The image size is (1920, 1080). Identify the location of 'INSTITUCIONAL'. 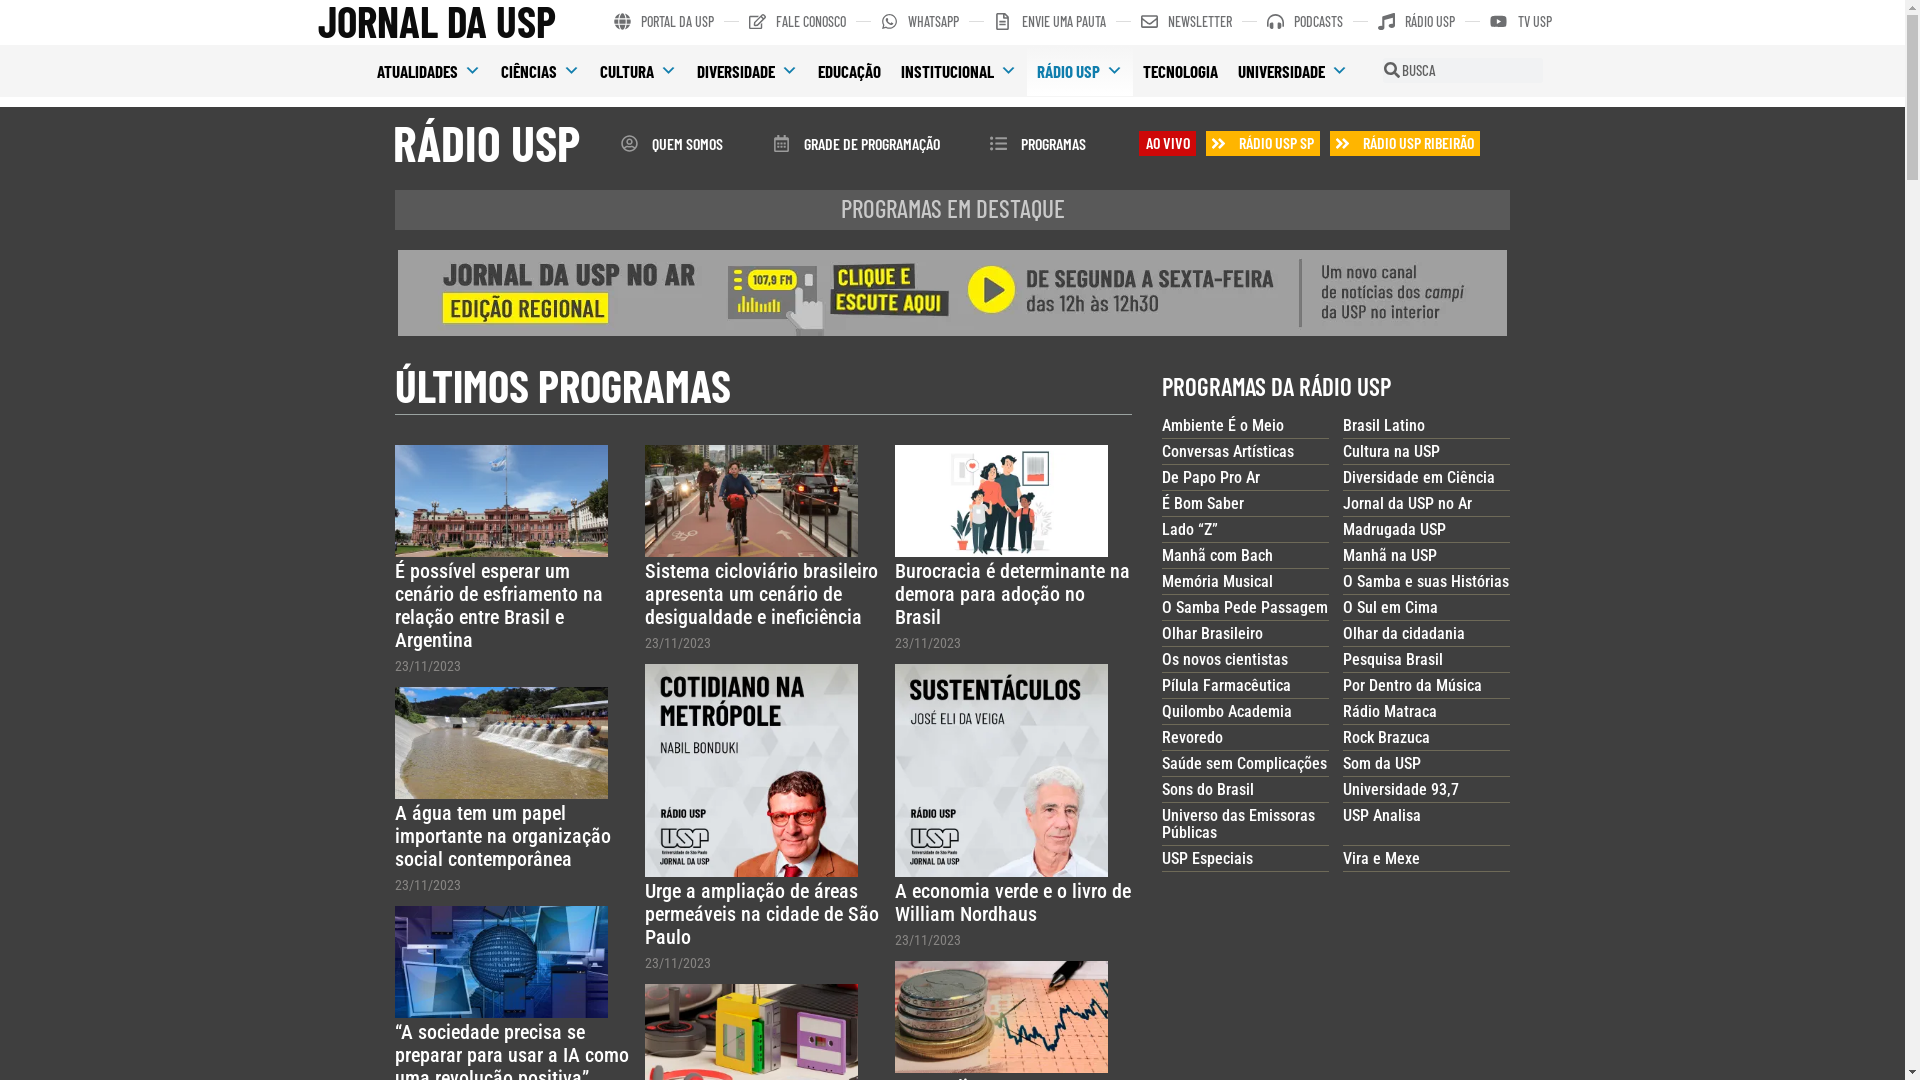
(890, 69).